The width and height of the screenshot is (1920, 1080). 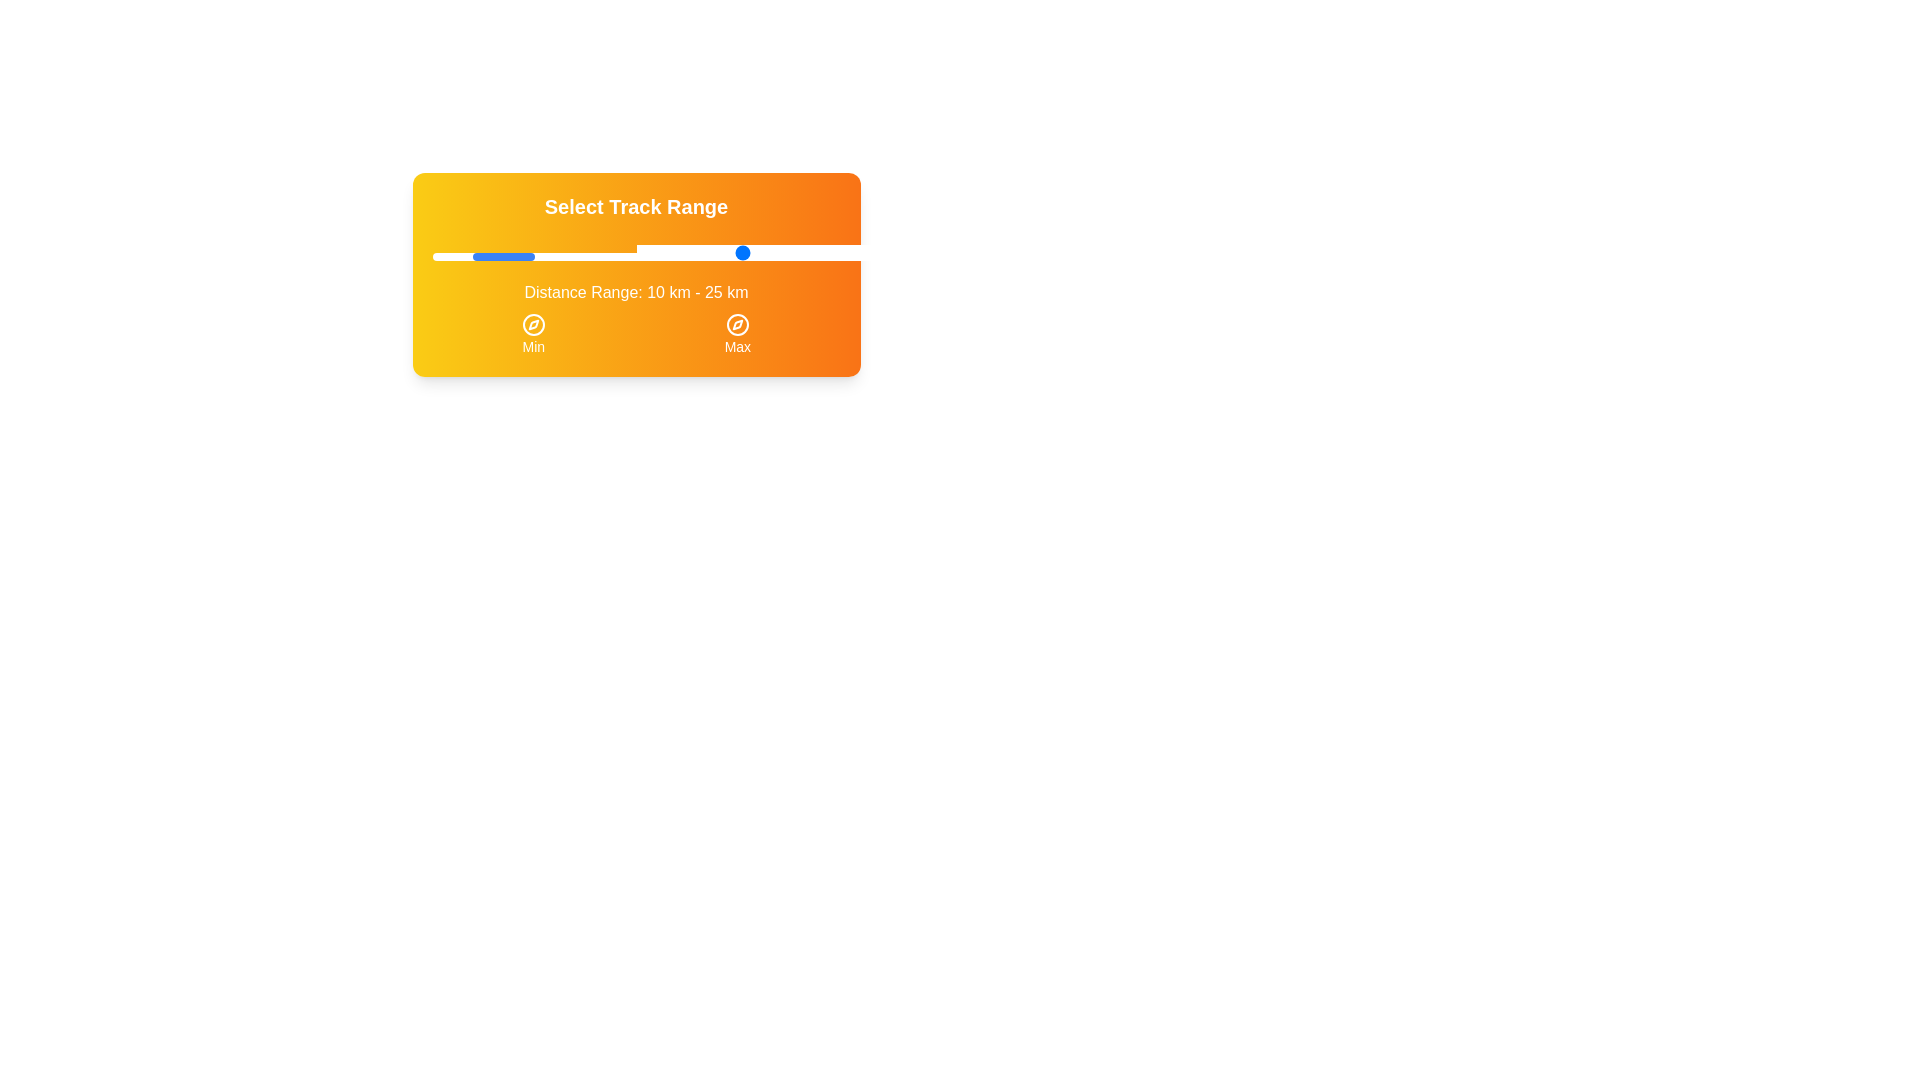 I want to click on the slider, so click(x=725, y=252).